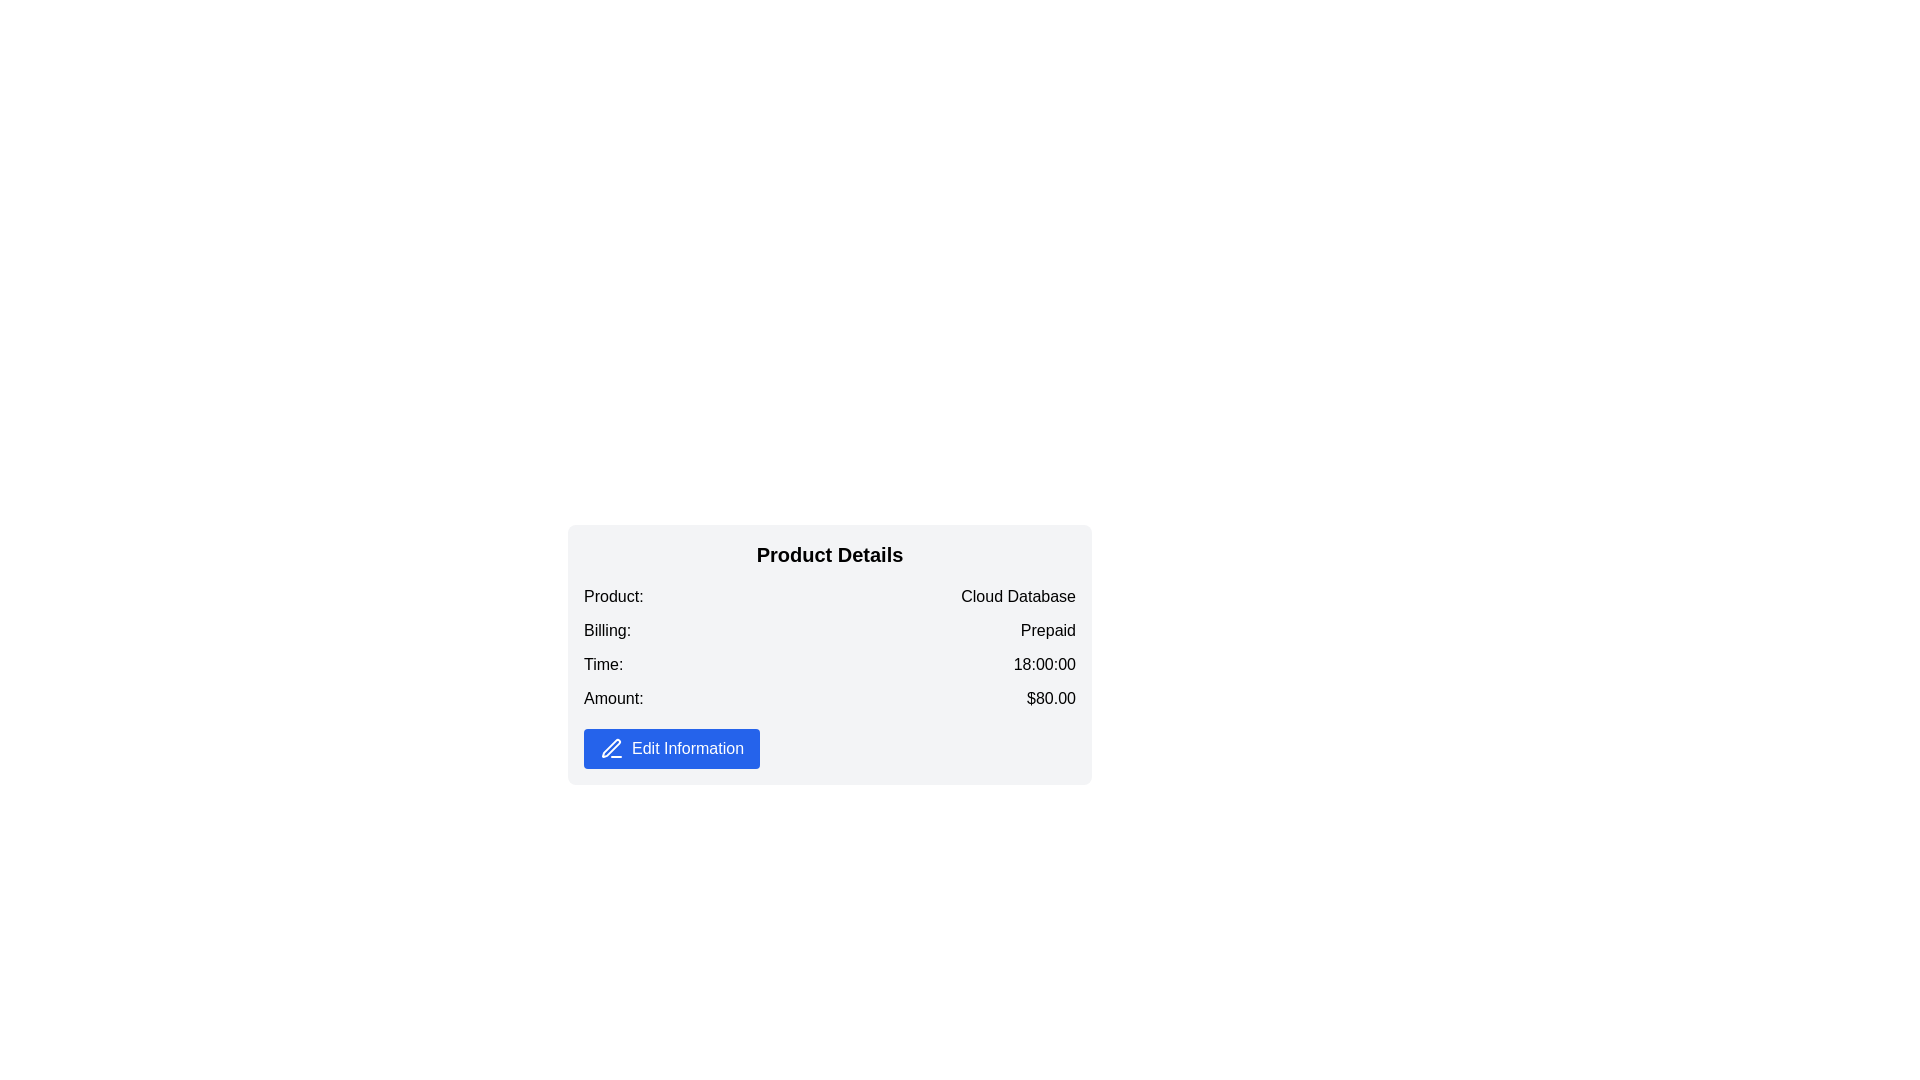 The height and width of the screenshot is (1080, 1920). What do you see at coordinates (1043, 666) in the screenshot?
I see `the static text element displaying time information, located in the 'Time' field, to the right of the label 'Time:'` at bounding box center [1043, 666].